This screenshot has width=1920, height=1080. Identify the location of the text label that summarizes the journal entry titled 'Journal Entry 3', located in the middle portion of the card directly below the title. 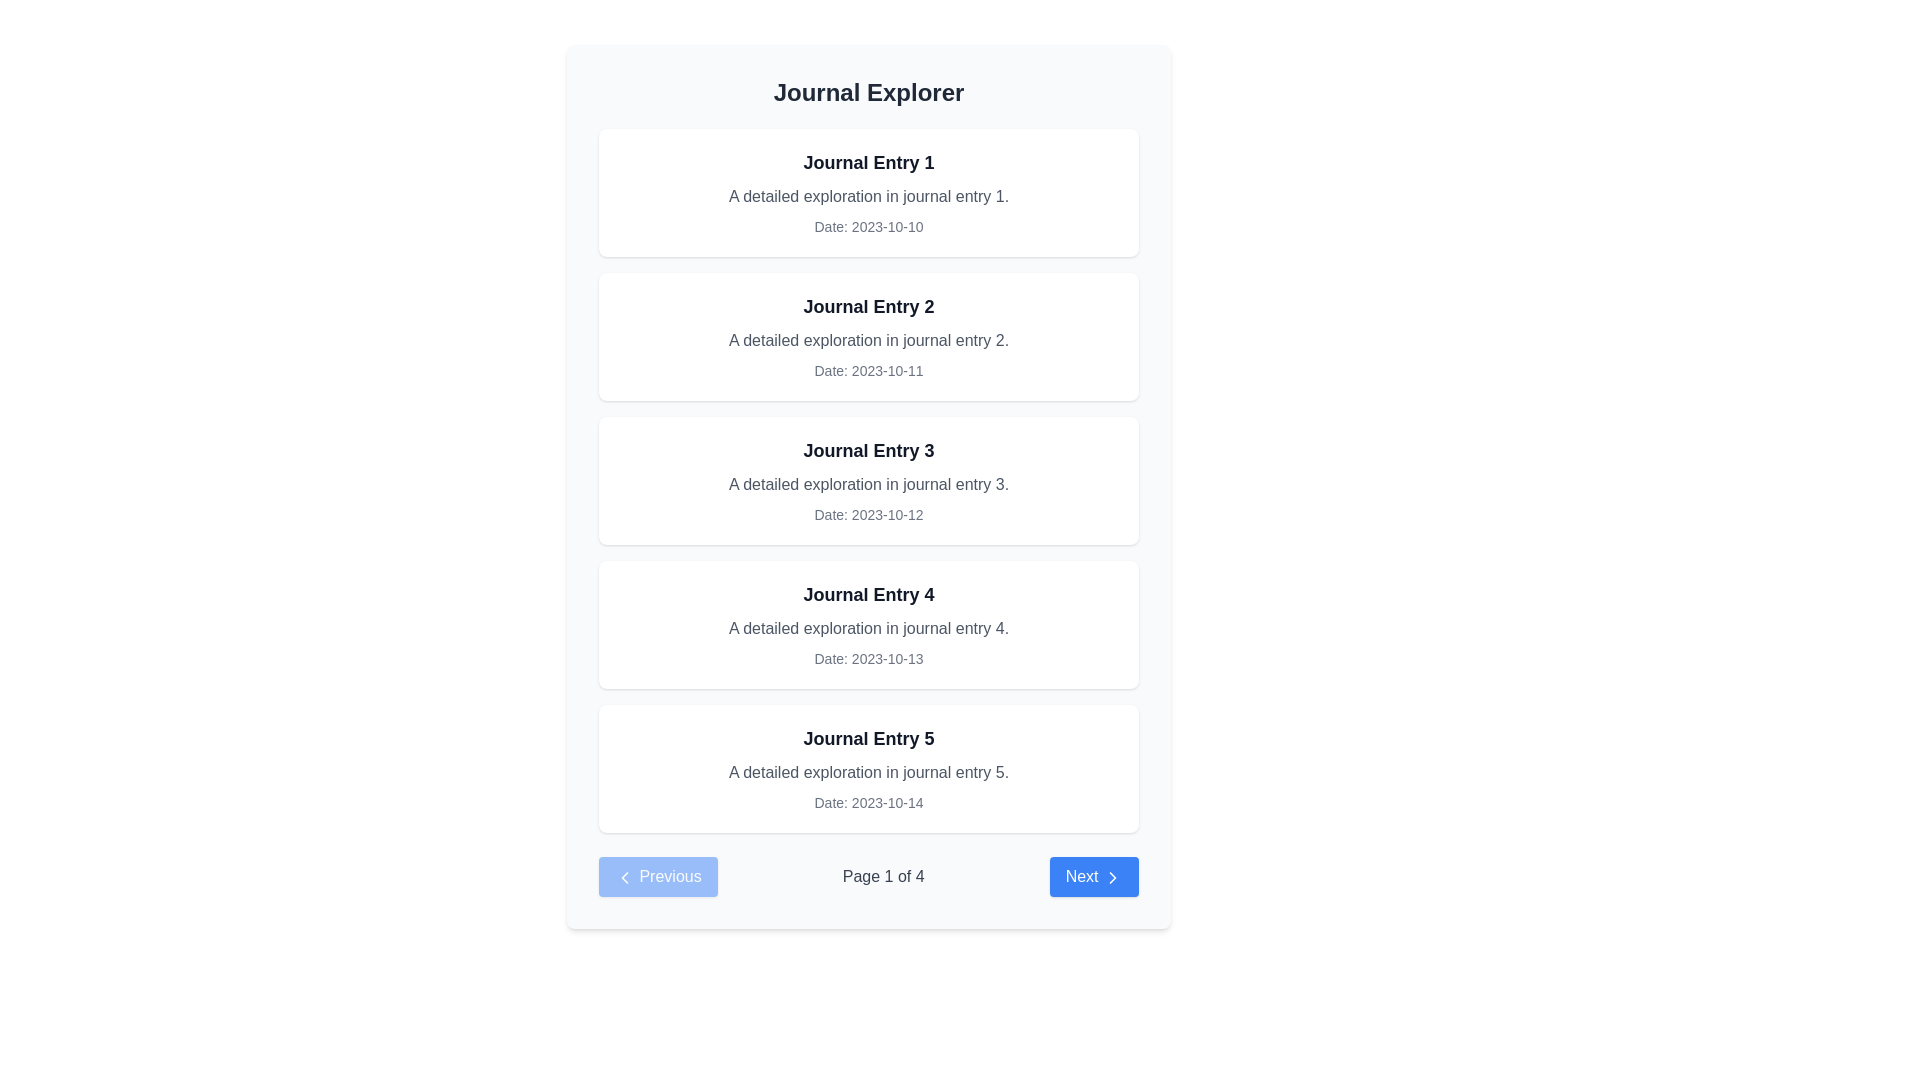
(868, 485).